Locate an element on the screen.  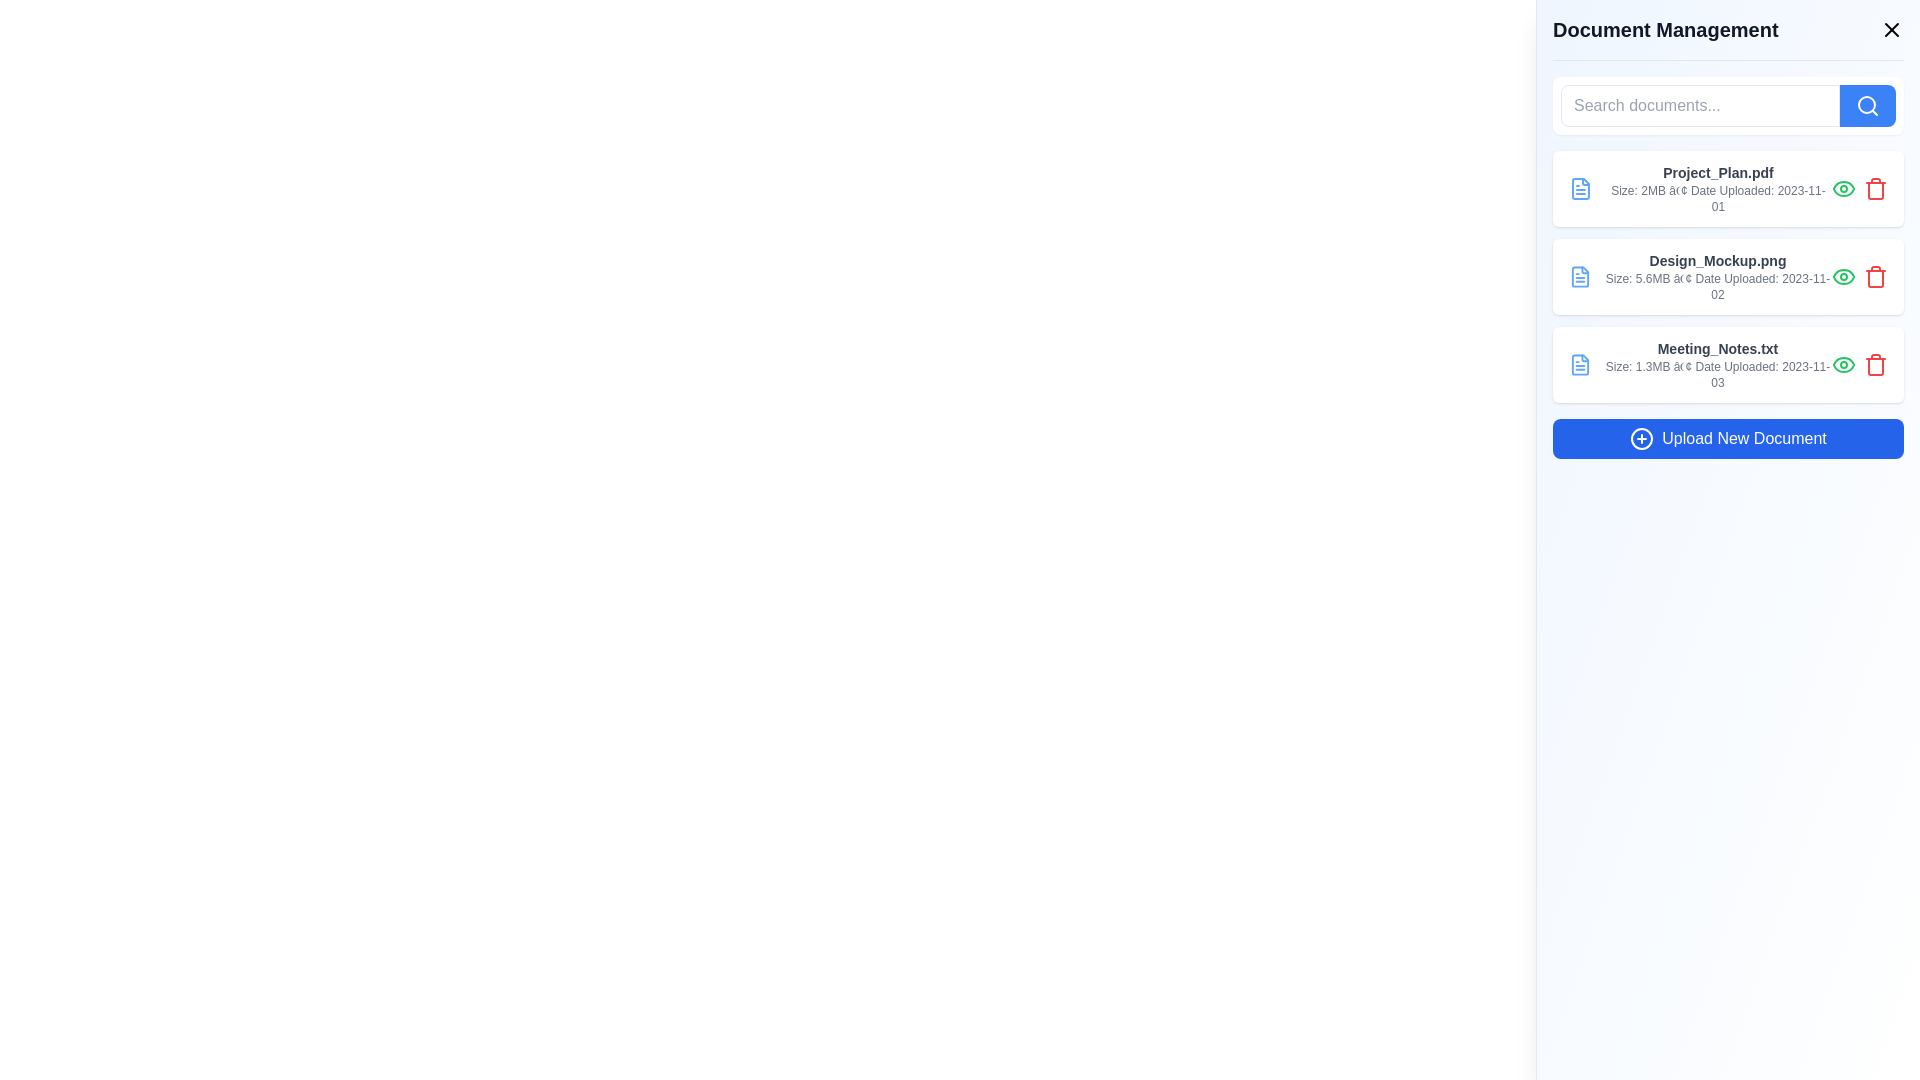
the Text Label that provides additional information about the file 'Project_Plan.pdf', located in the 'Document Management' panel, specifically the second line of text under the file name is located at coordinates (1717, 199).